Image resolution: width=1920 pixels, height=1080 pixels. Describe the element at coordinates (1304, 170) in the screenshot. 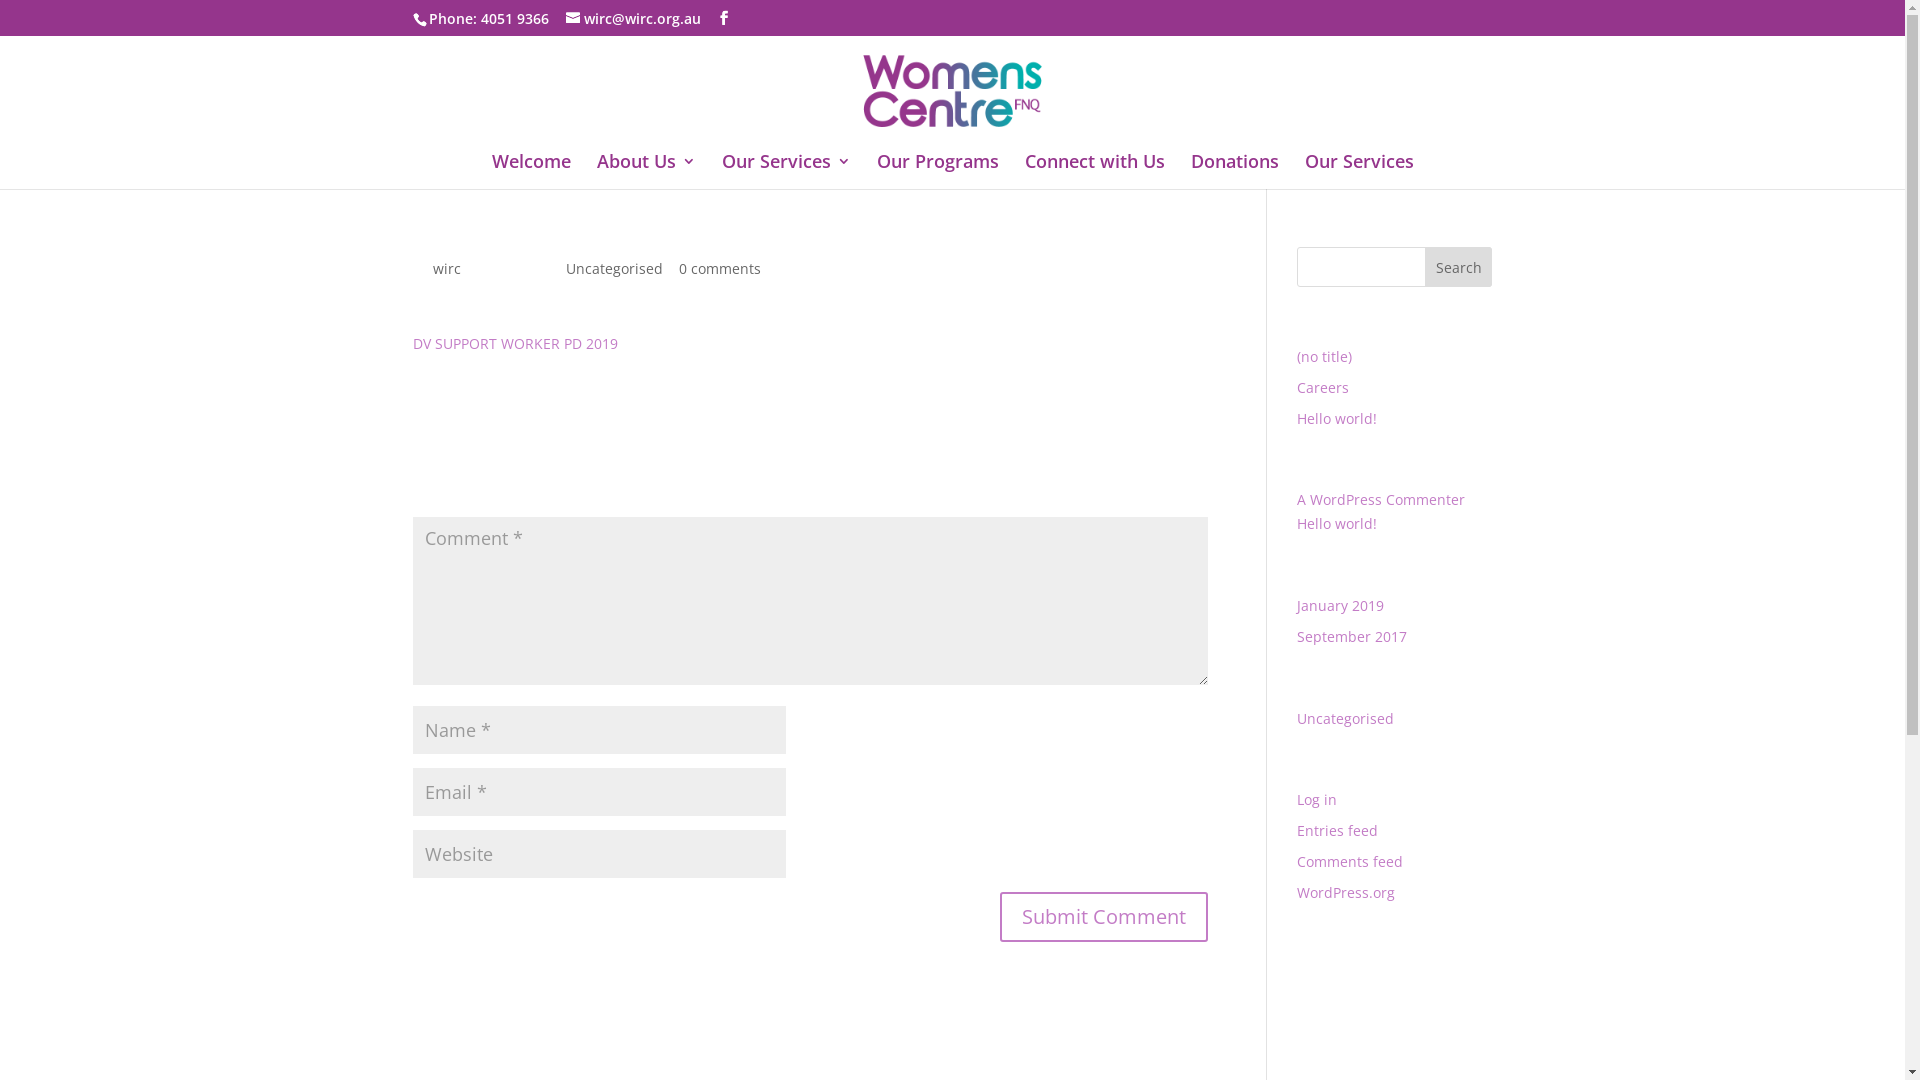

I see `'Our Services'` at that location.